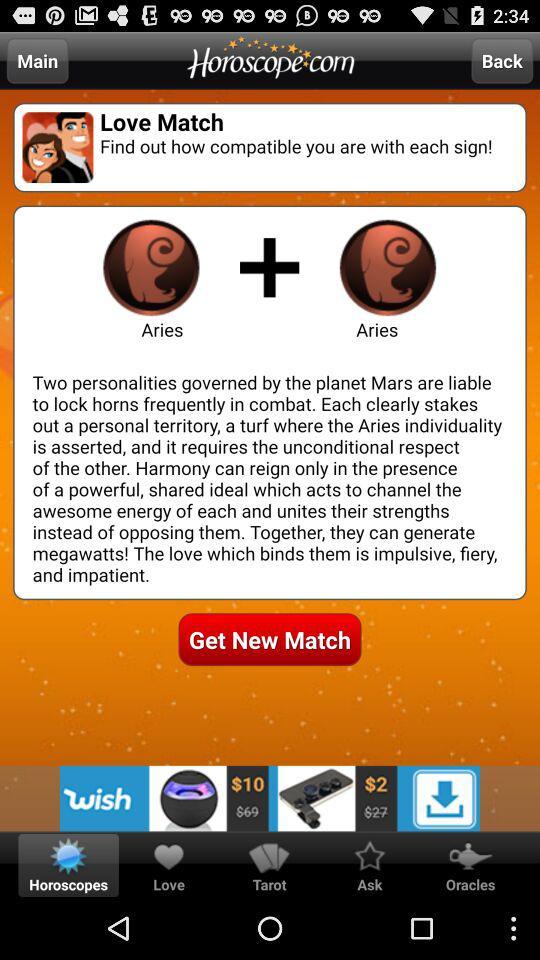 Image resolution: width=540 pixels, height=960 pixels. What do you see at coordinates (150, 266) in the screenshot?
I see `aries` at bounding box center [150, 266].